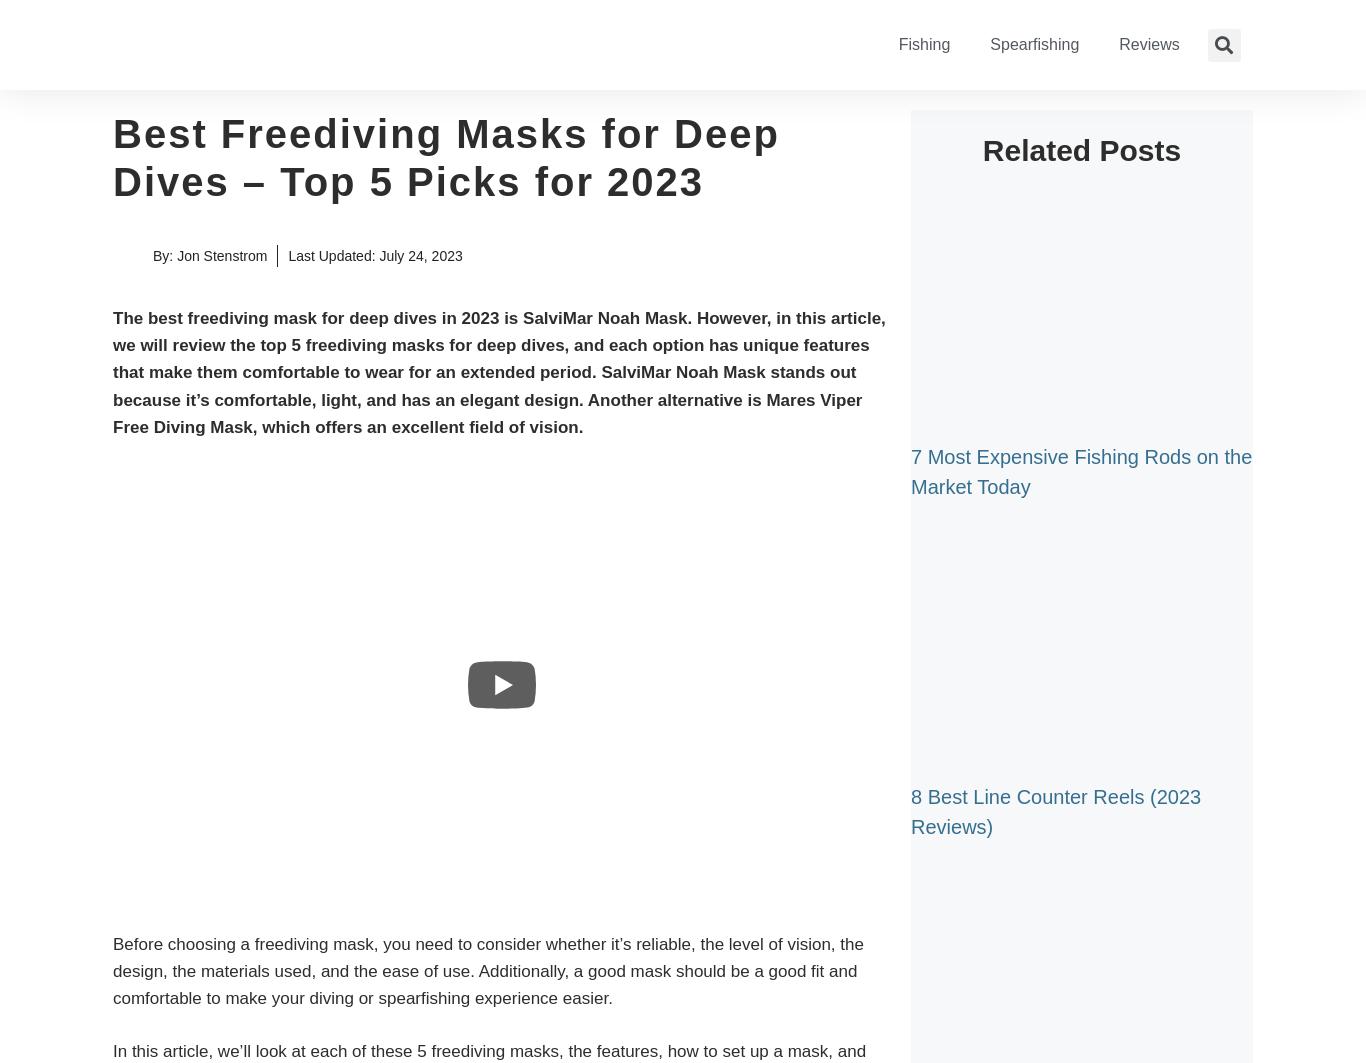 The height and width of the screenshot is (1063, 1366). What do you see at coordinates (498, 372) in the screenshot?
I see `'The best freediving mask for deep dives in 2023 is SalviMar Noah Mask. However, in this article, we will review the top 5 freediving masks for deep dives, and each option has unique features that make them comfortable to wear for an extended period. SalviMar Noah Mask stands out because it’s comfortable, light, and has an elegant design. Another alternative is Mares Viper Free Diving Mask, which offers an excellent field of vision.'` at bounding box center [498, 372].